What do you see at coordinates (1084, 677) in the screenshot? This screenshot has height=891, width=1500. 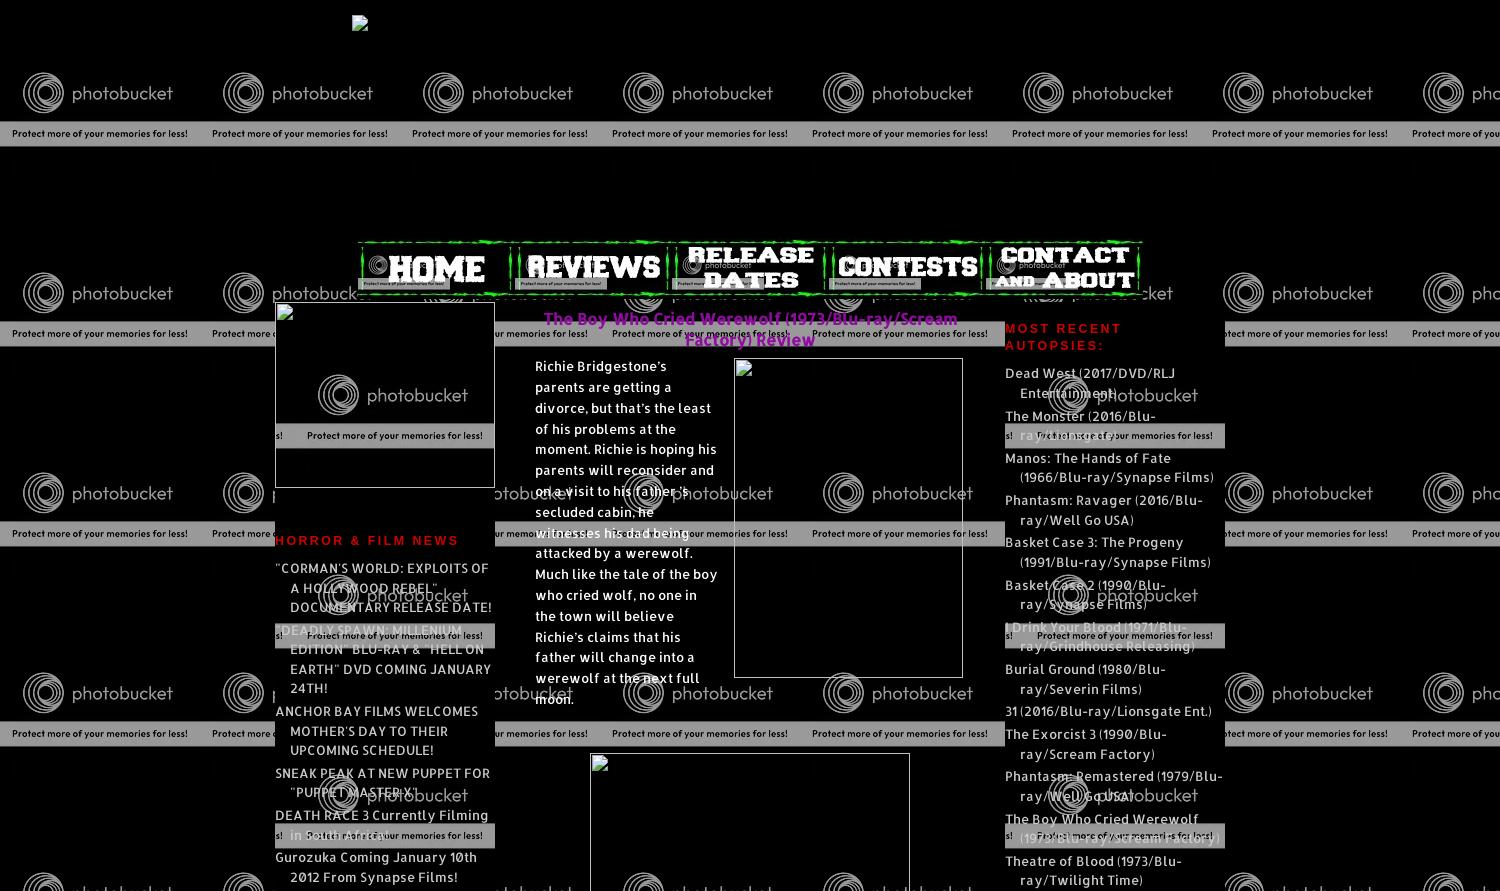 I see `'Burial Ground (1980/Blu-ray/Severin Films)'` at bounding box center [1084, 677].